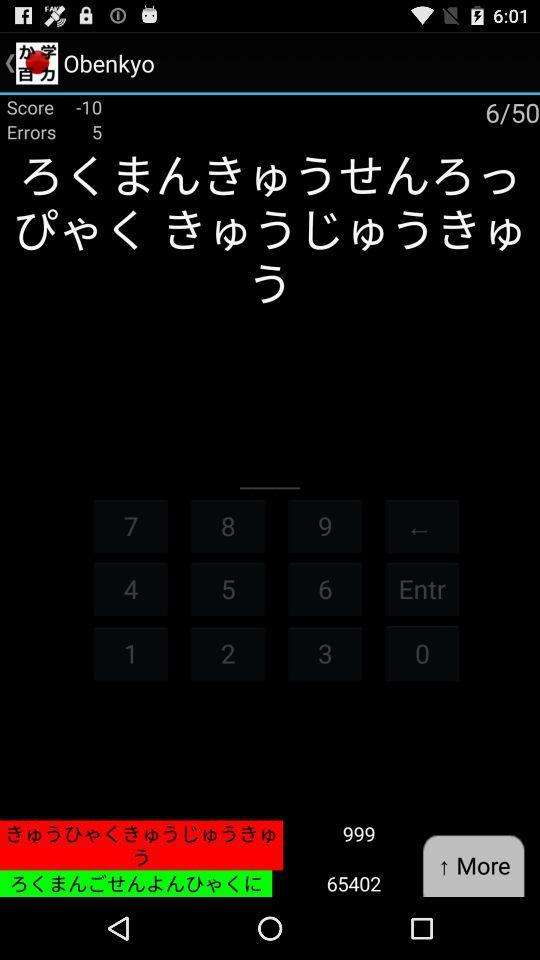 The width and height of the screenshot is (540, 960). What do you see at coordinates (421, 652) in the screenshot?
I see `0` at bounding box center [421, 652].